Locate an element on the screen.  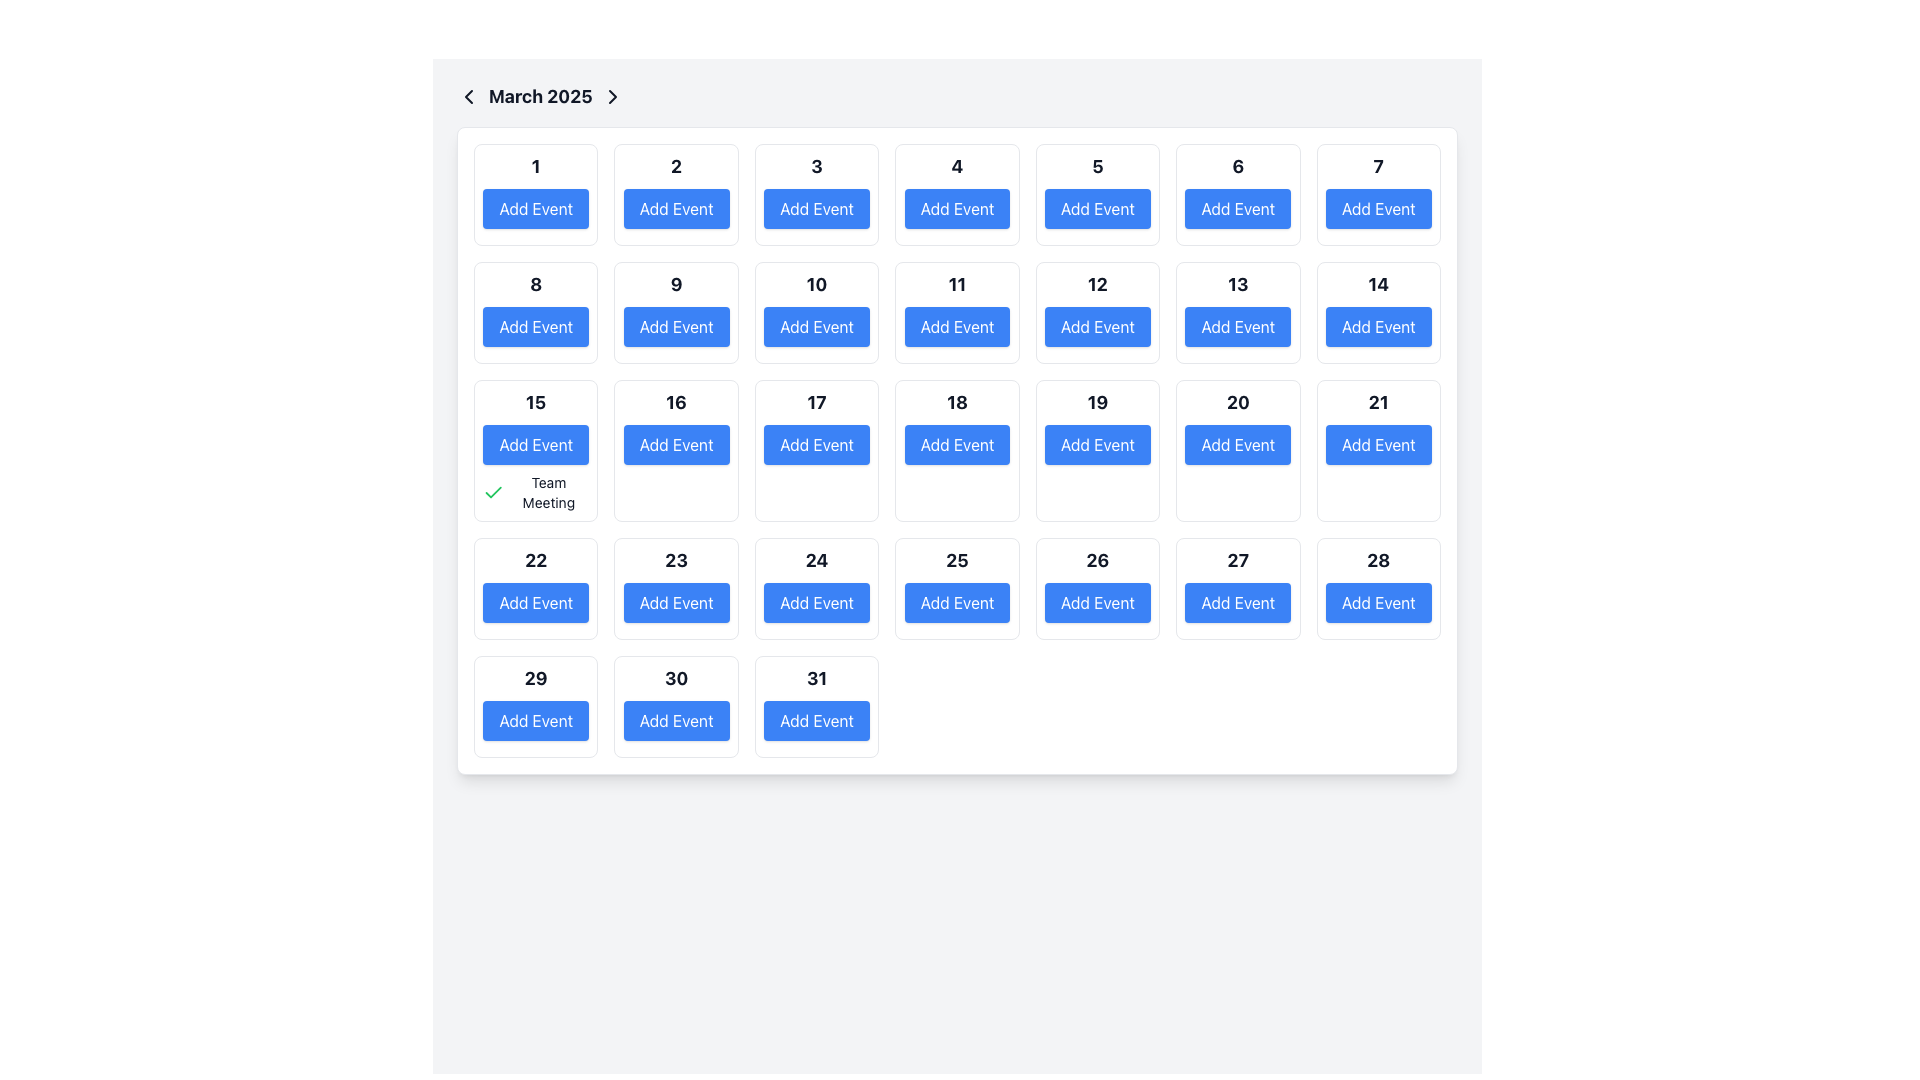
the text label displaying the number '24', which is styled in bold and large font, located in the calendar interface is located at coordinates (816, 560).